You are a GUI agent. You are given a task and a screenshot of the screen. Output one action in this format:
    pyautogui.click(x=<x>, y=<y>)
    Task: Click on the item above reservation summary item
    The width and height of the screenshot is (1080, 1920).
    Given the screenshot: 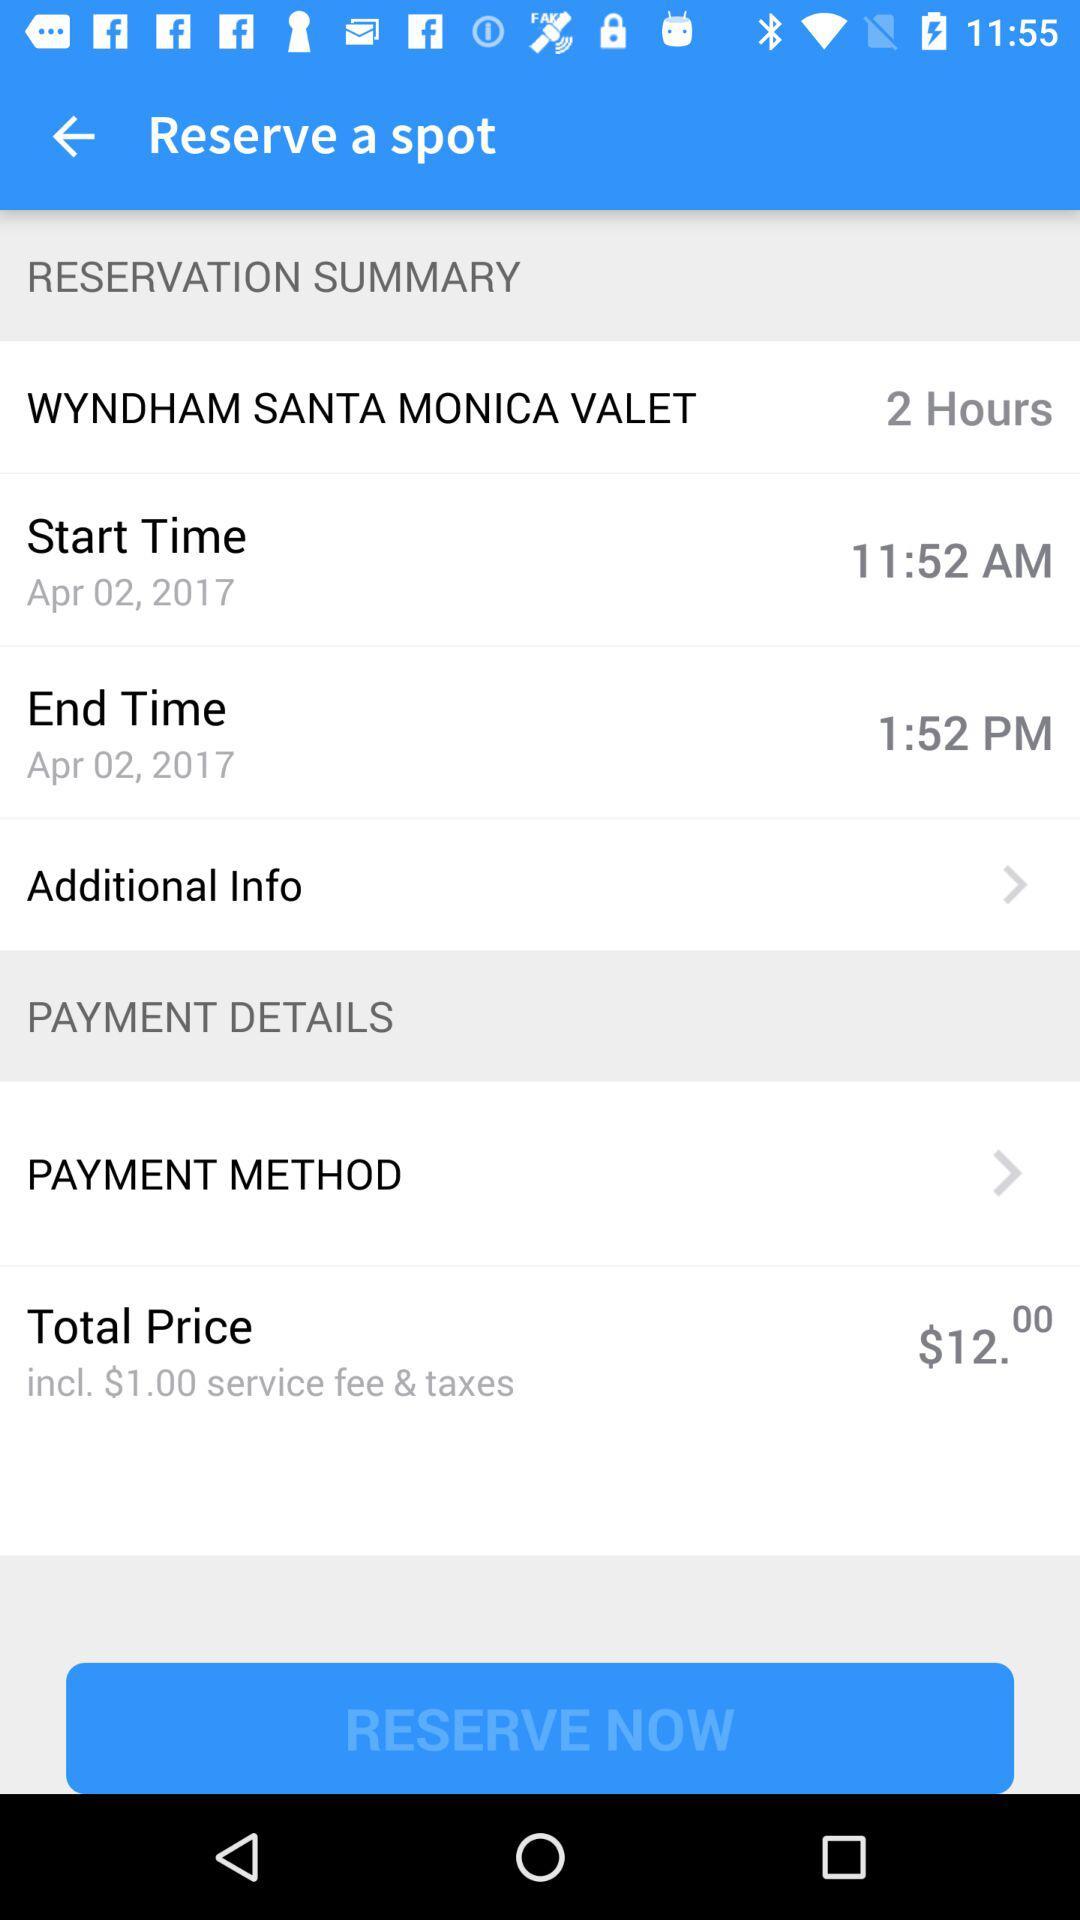 What is the action you would take?
    pyautogui.click(x=72, y=135)
    